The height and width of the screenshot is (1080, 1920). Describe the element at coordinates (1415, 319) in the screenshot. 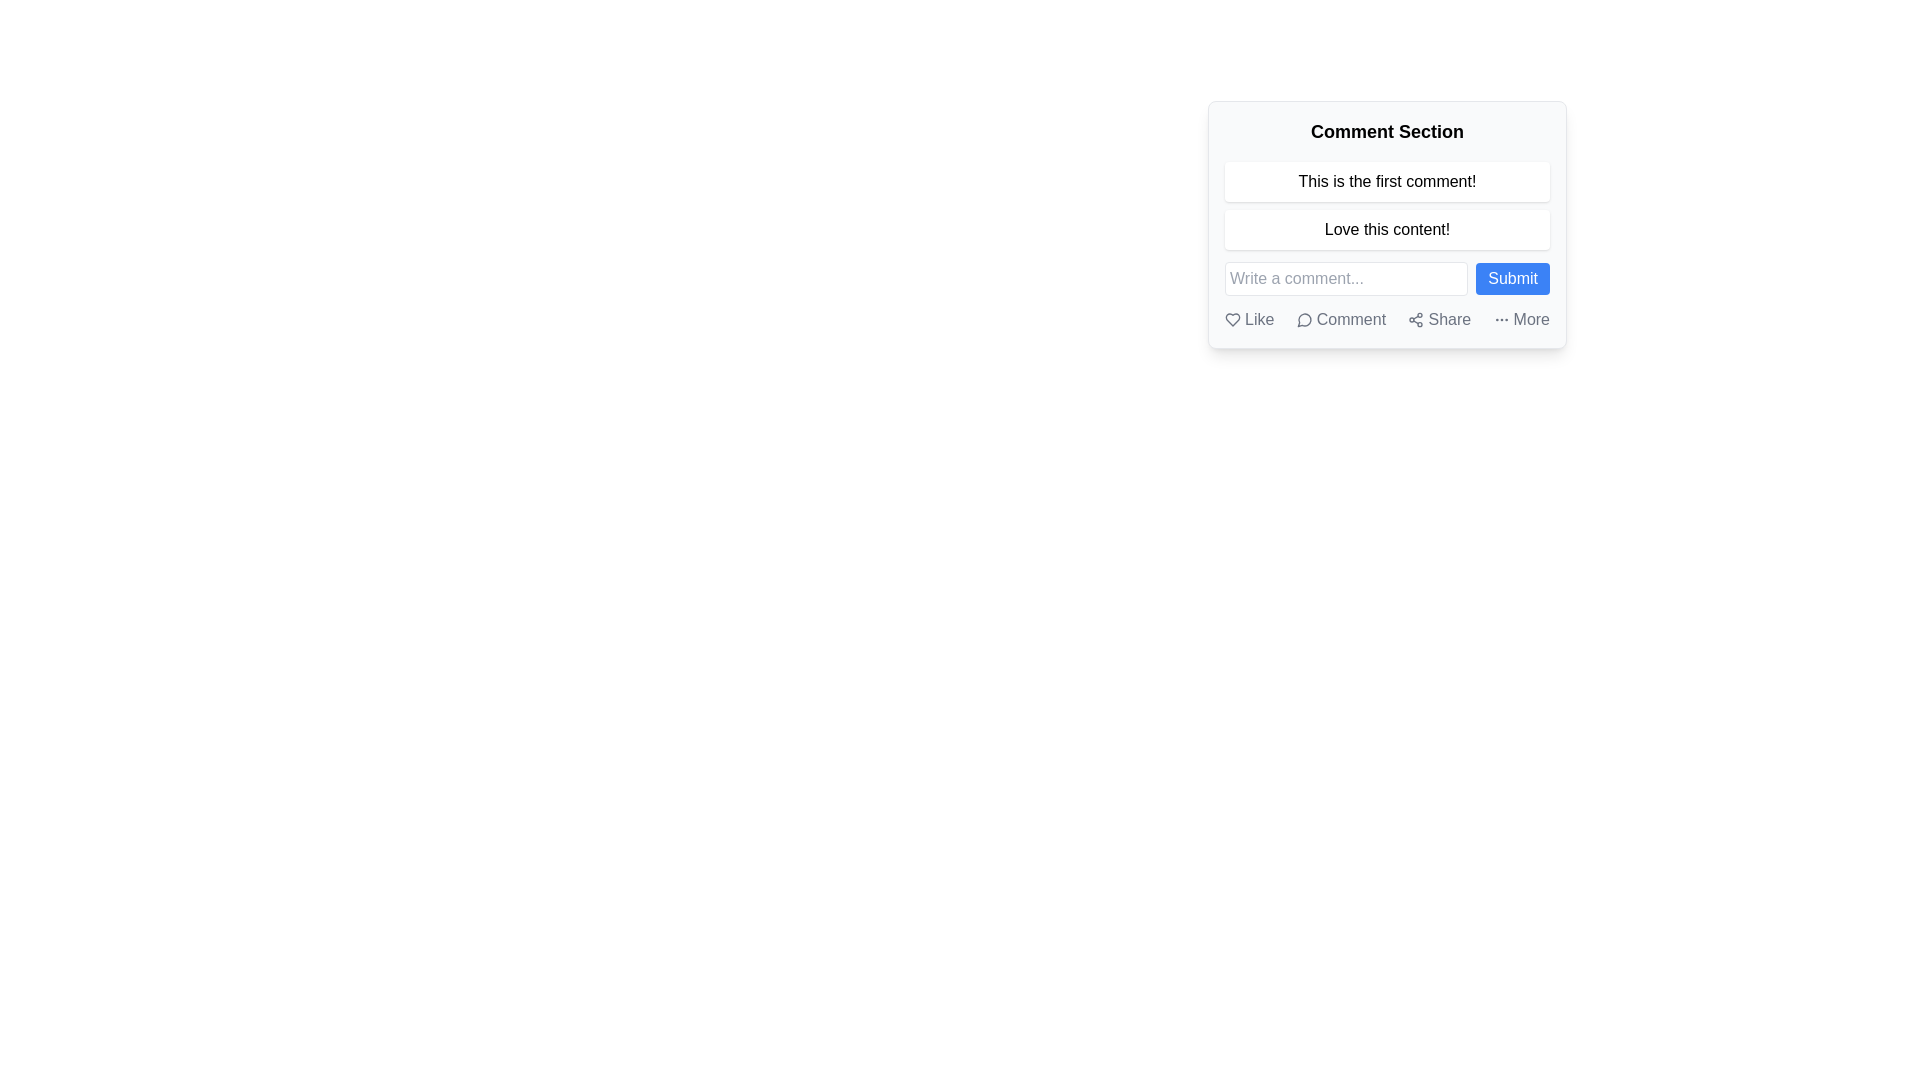

I see `the 'Share' button icon located to the left of the 'Share' text label in the comment section, which serves as a visual indicator for sharing comments` at that location.